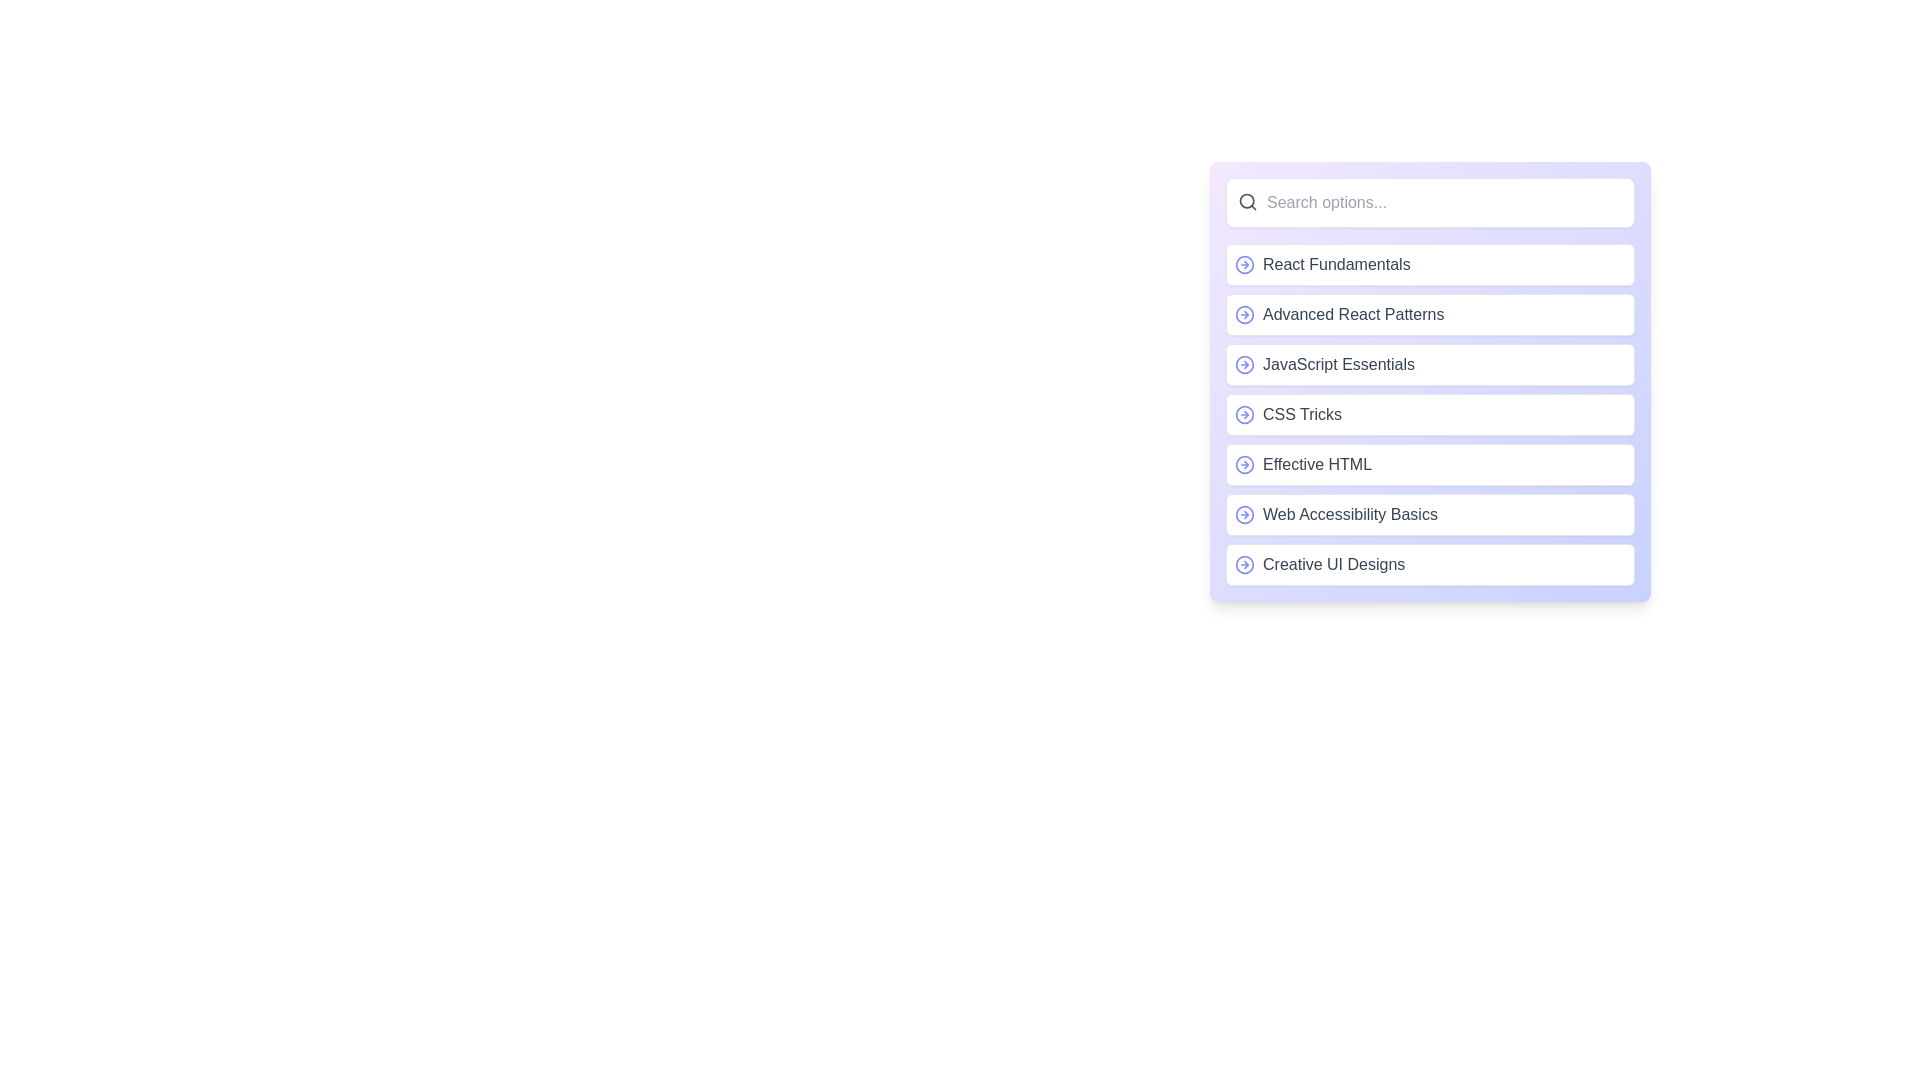  Describe the element at coordinates (1243, 315) in the screenshot. I see `the small circular icon with a rightward arrow, which is positioned to the left of the 'Advanced React Patterns' text` at that location.